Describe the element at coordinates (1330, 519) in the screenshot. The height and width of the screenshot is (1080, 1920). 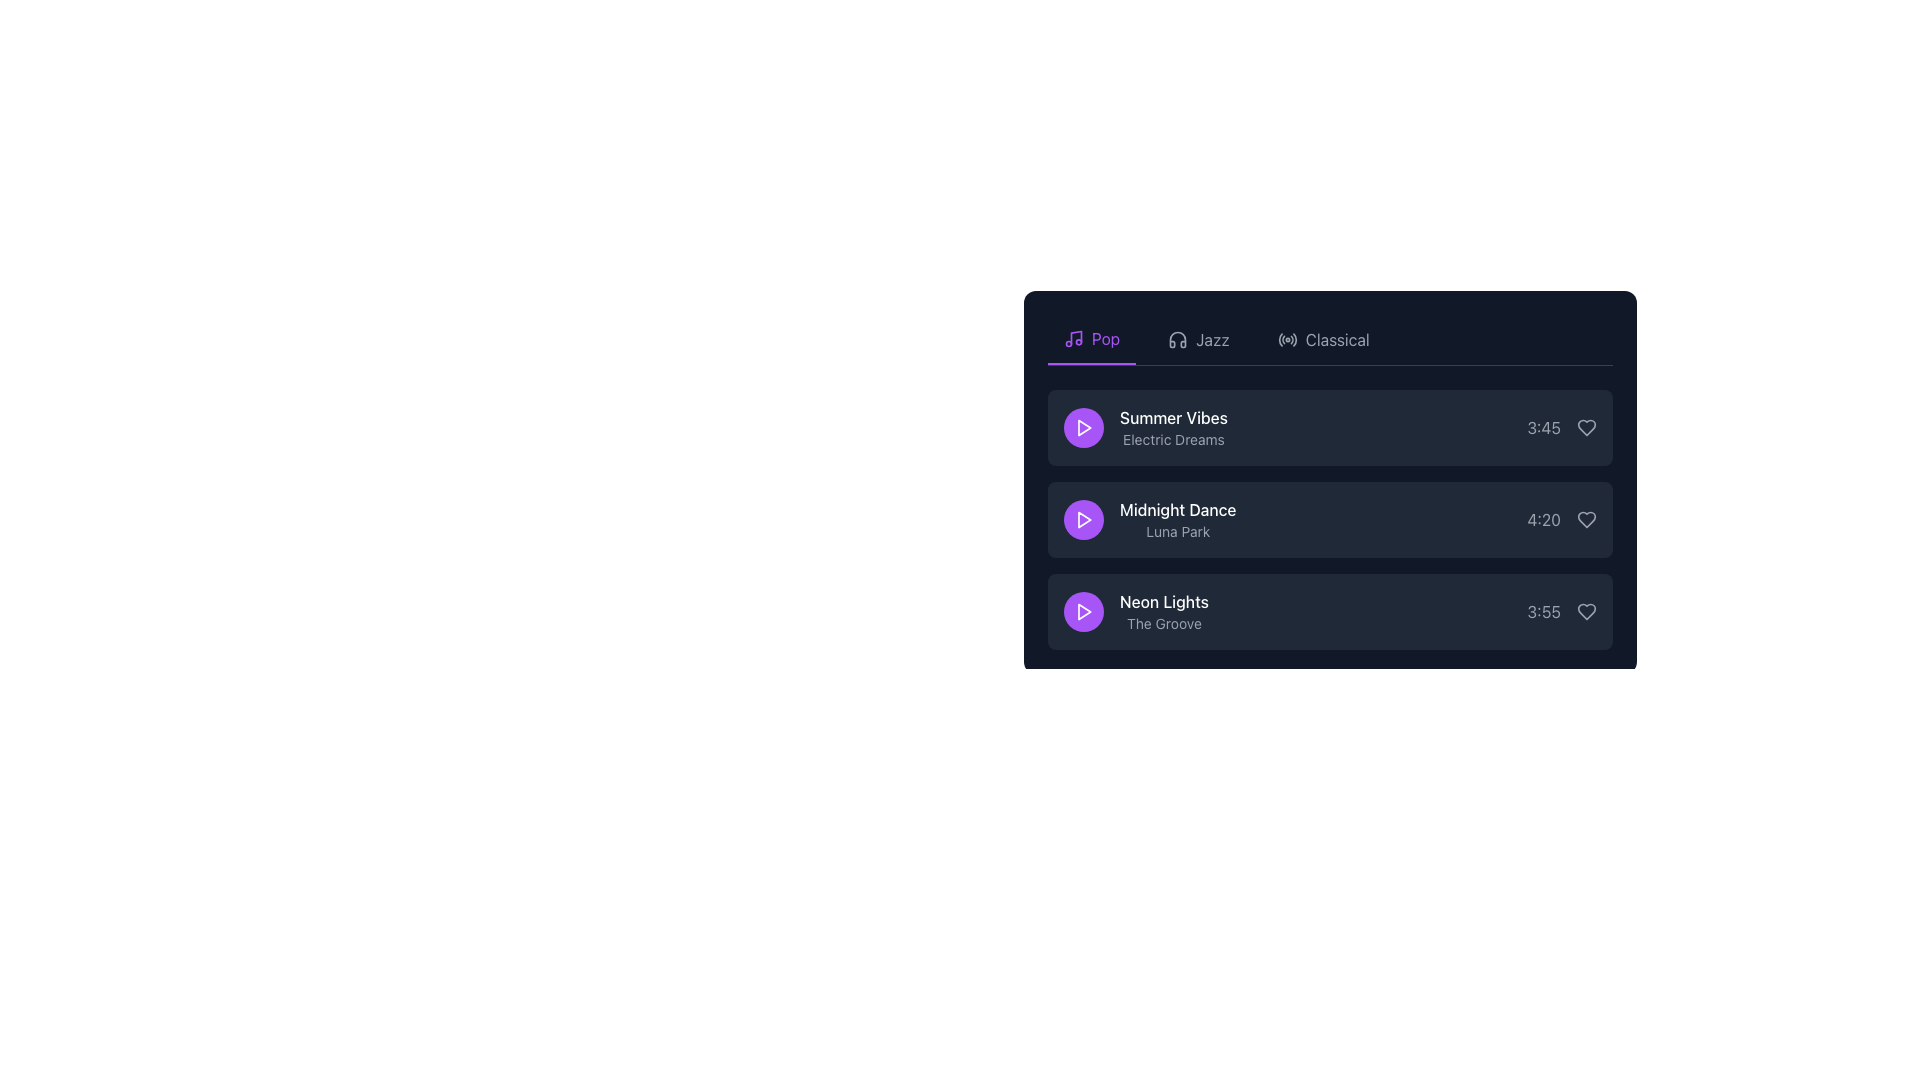
I see `an item in the music selection list located below the music genre tabs` at that location.